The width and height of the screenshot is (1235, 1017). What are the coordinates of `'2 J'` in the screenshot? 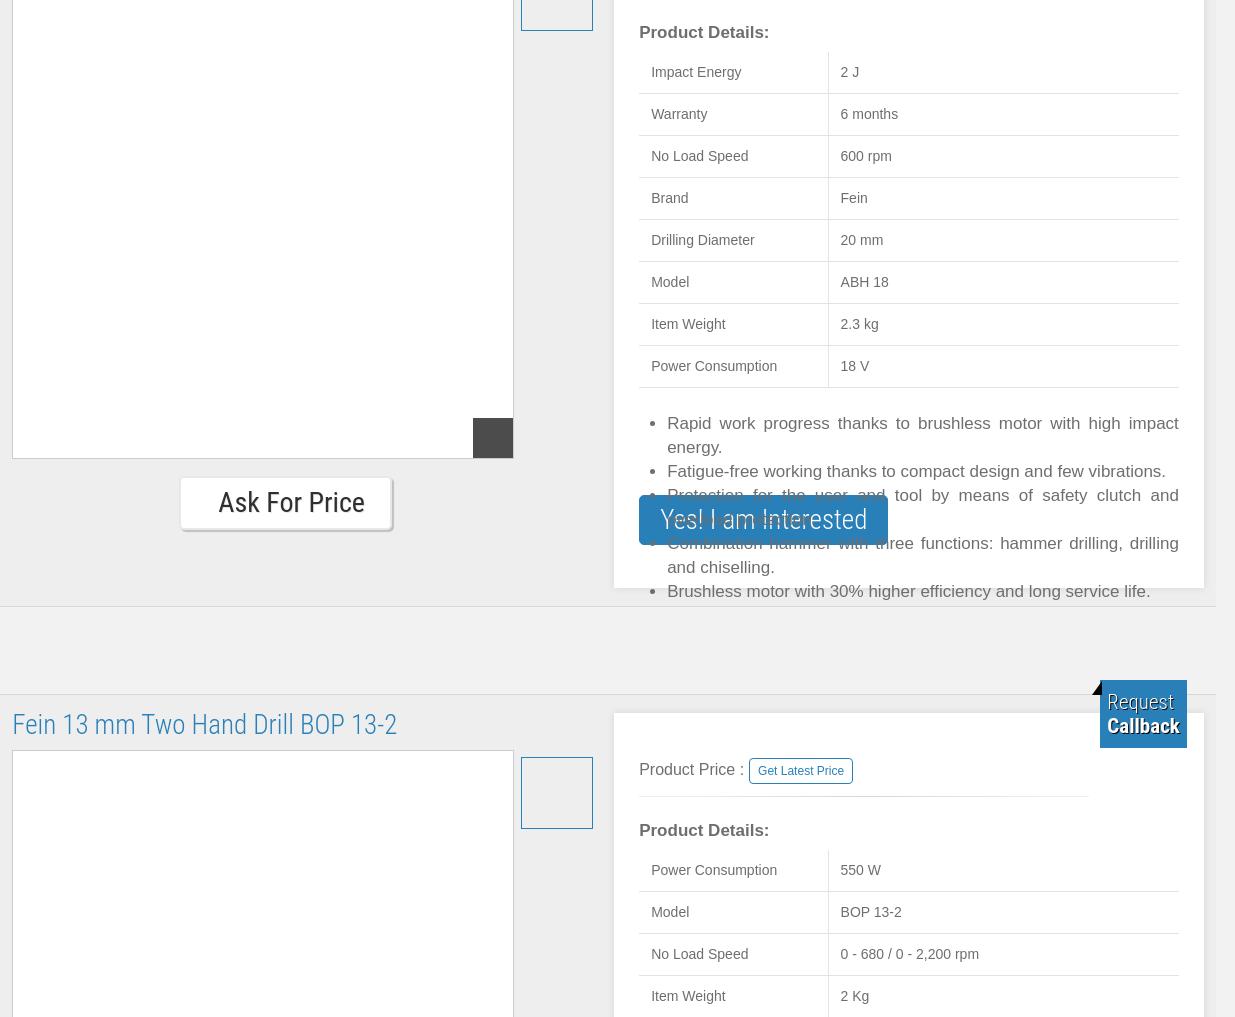 It's located at (848, 72).